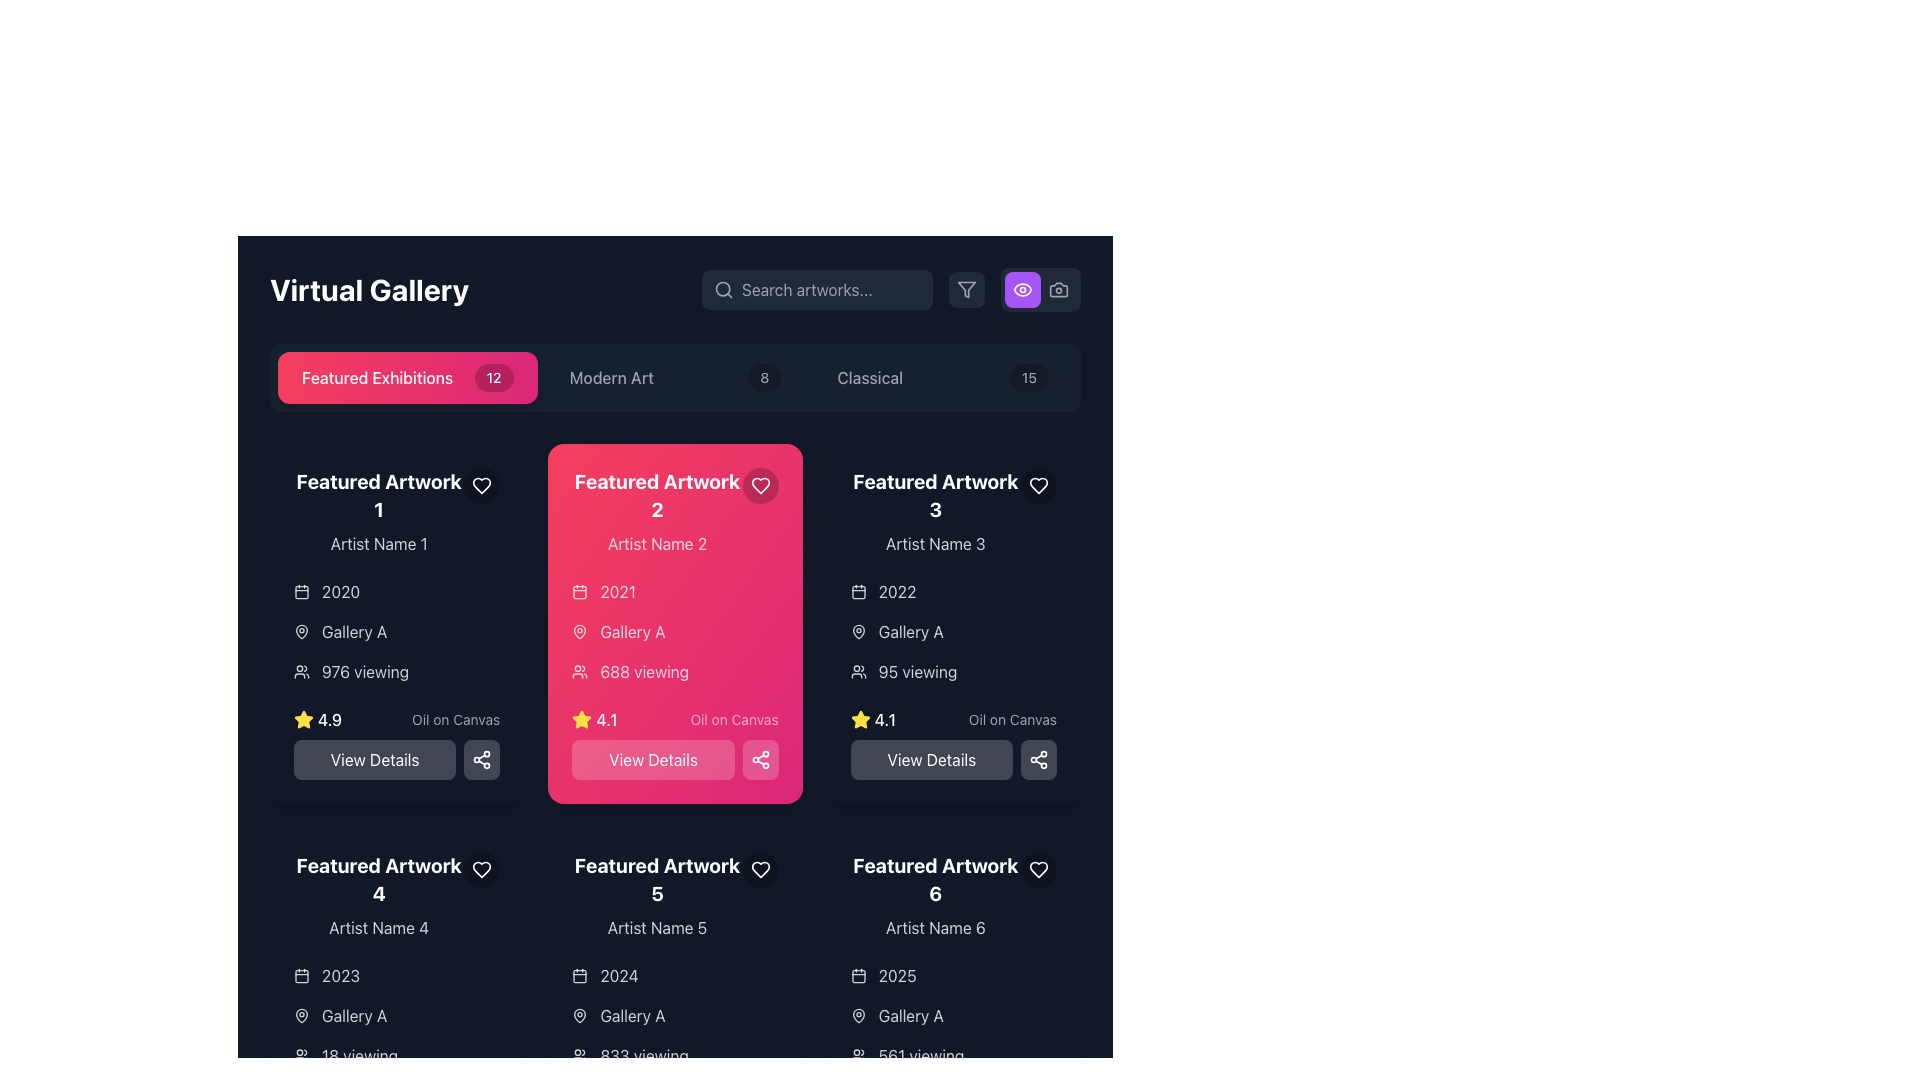 The width and height of the screenshot is (1920, 1080). I want to click on the small location pin icon positioned directly to the left of the text 'Gallery A.' This icon has a circular base tapering into a pointed tip and is styled in a clean, minimal design, so click(579, 1015).